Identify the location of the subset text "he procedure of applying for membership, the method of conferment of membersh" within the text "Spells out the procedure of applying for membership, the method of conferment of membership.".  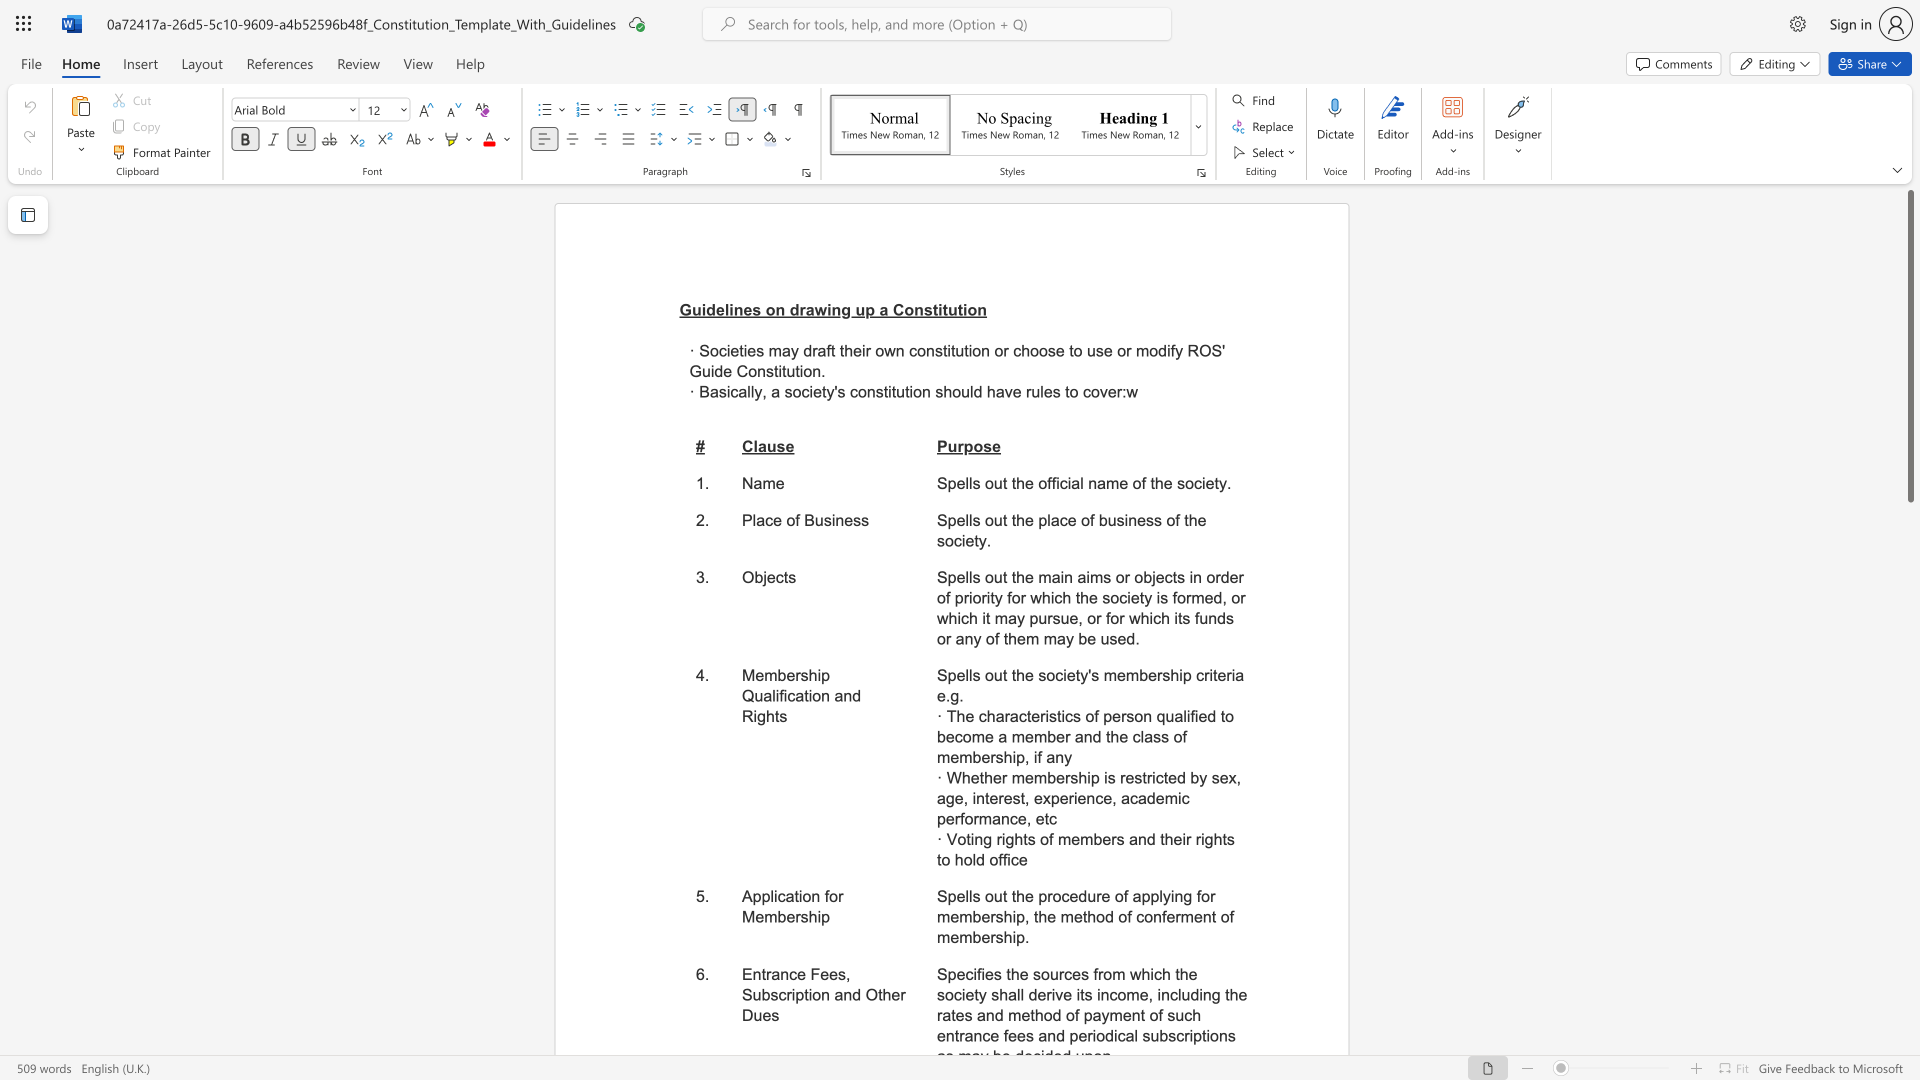
(1016, 895).